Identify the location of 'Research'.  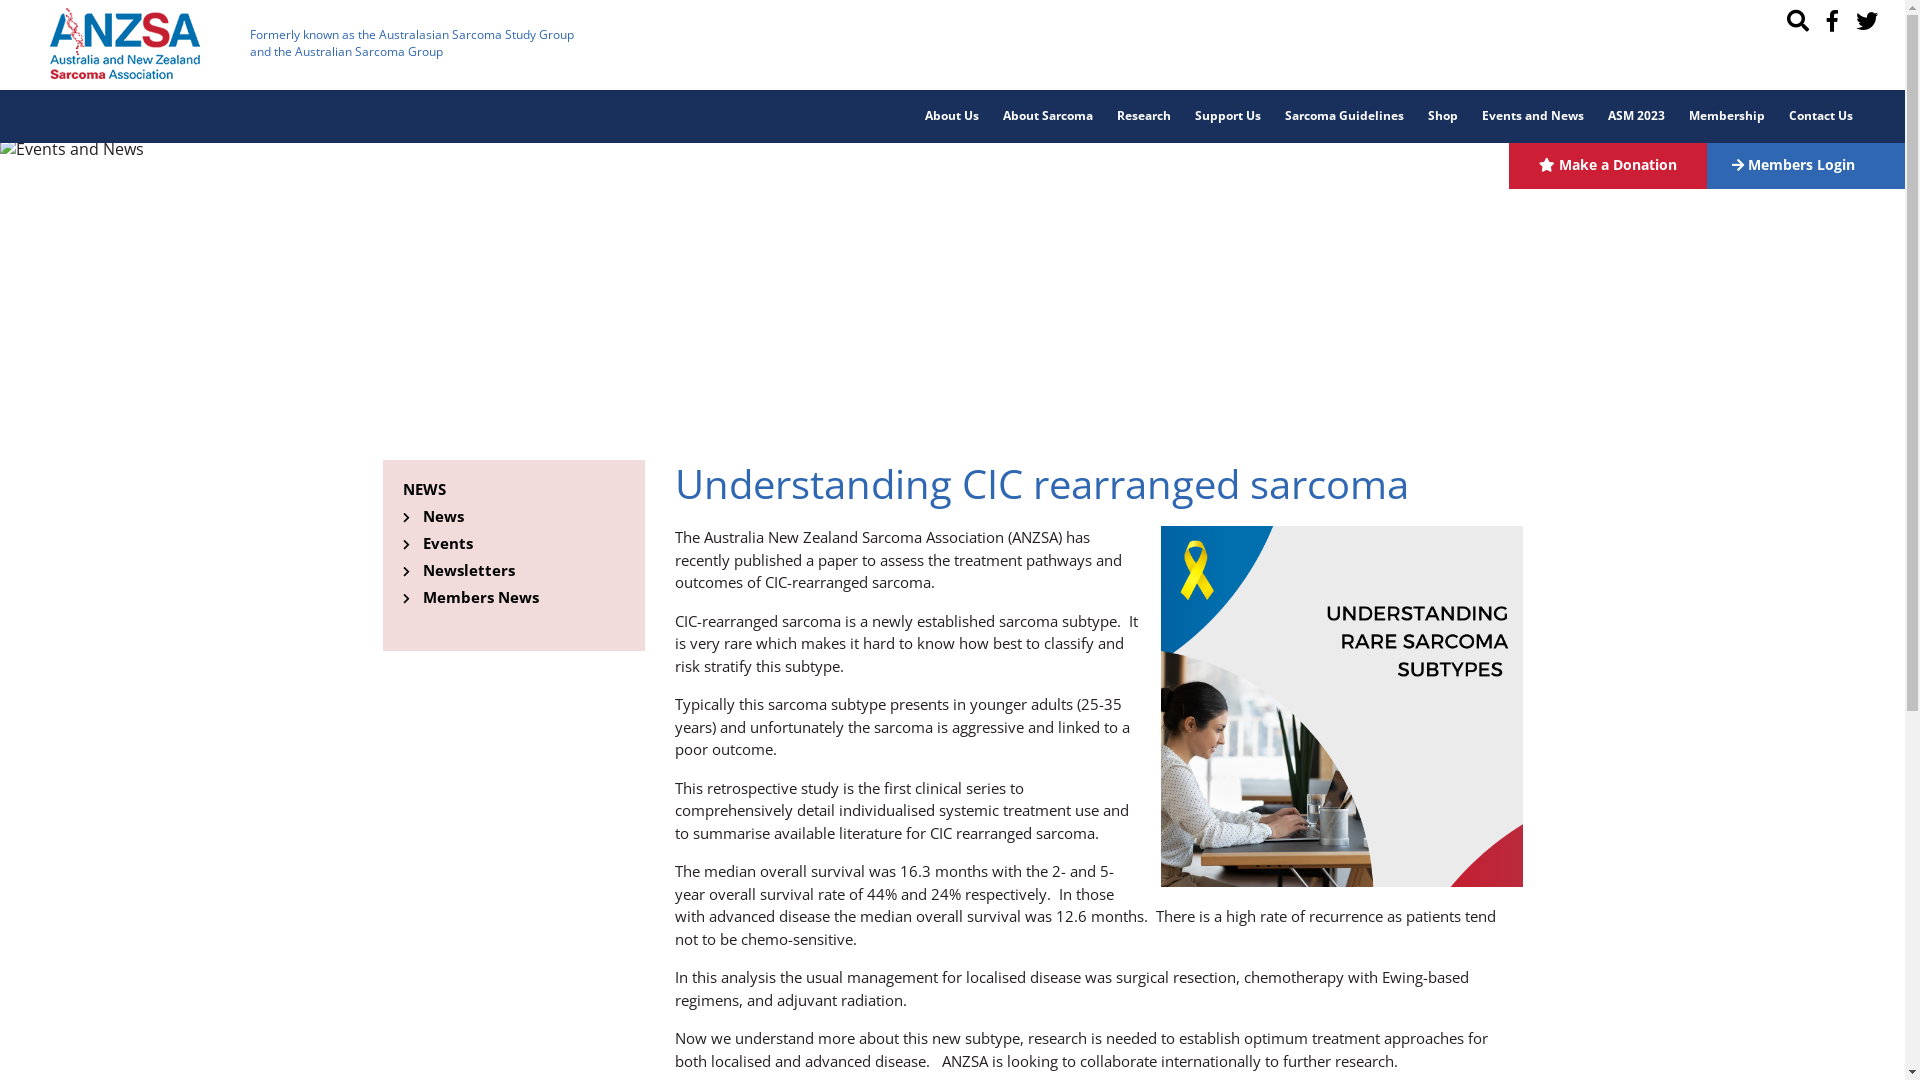
(1143, 116).